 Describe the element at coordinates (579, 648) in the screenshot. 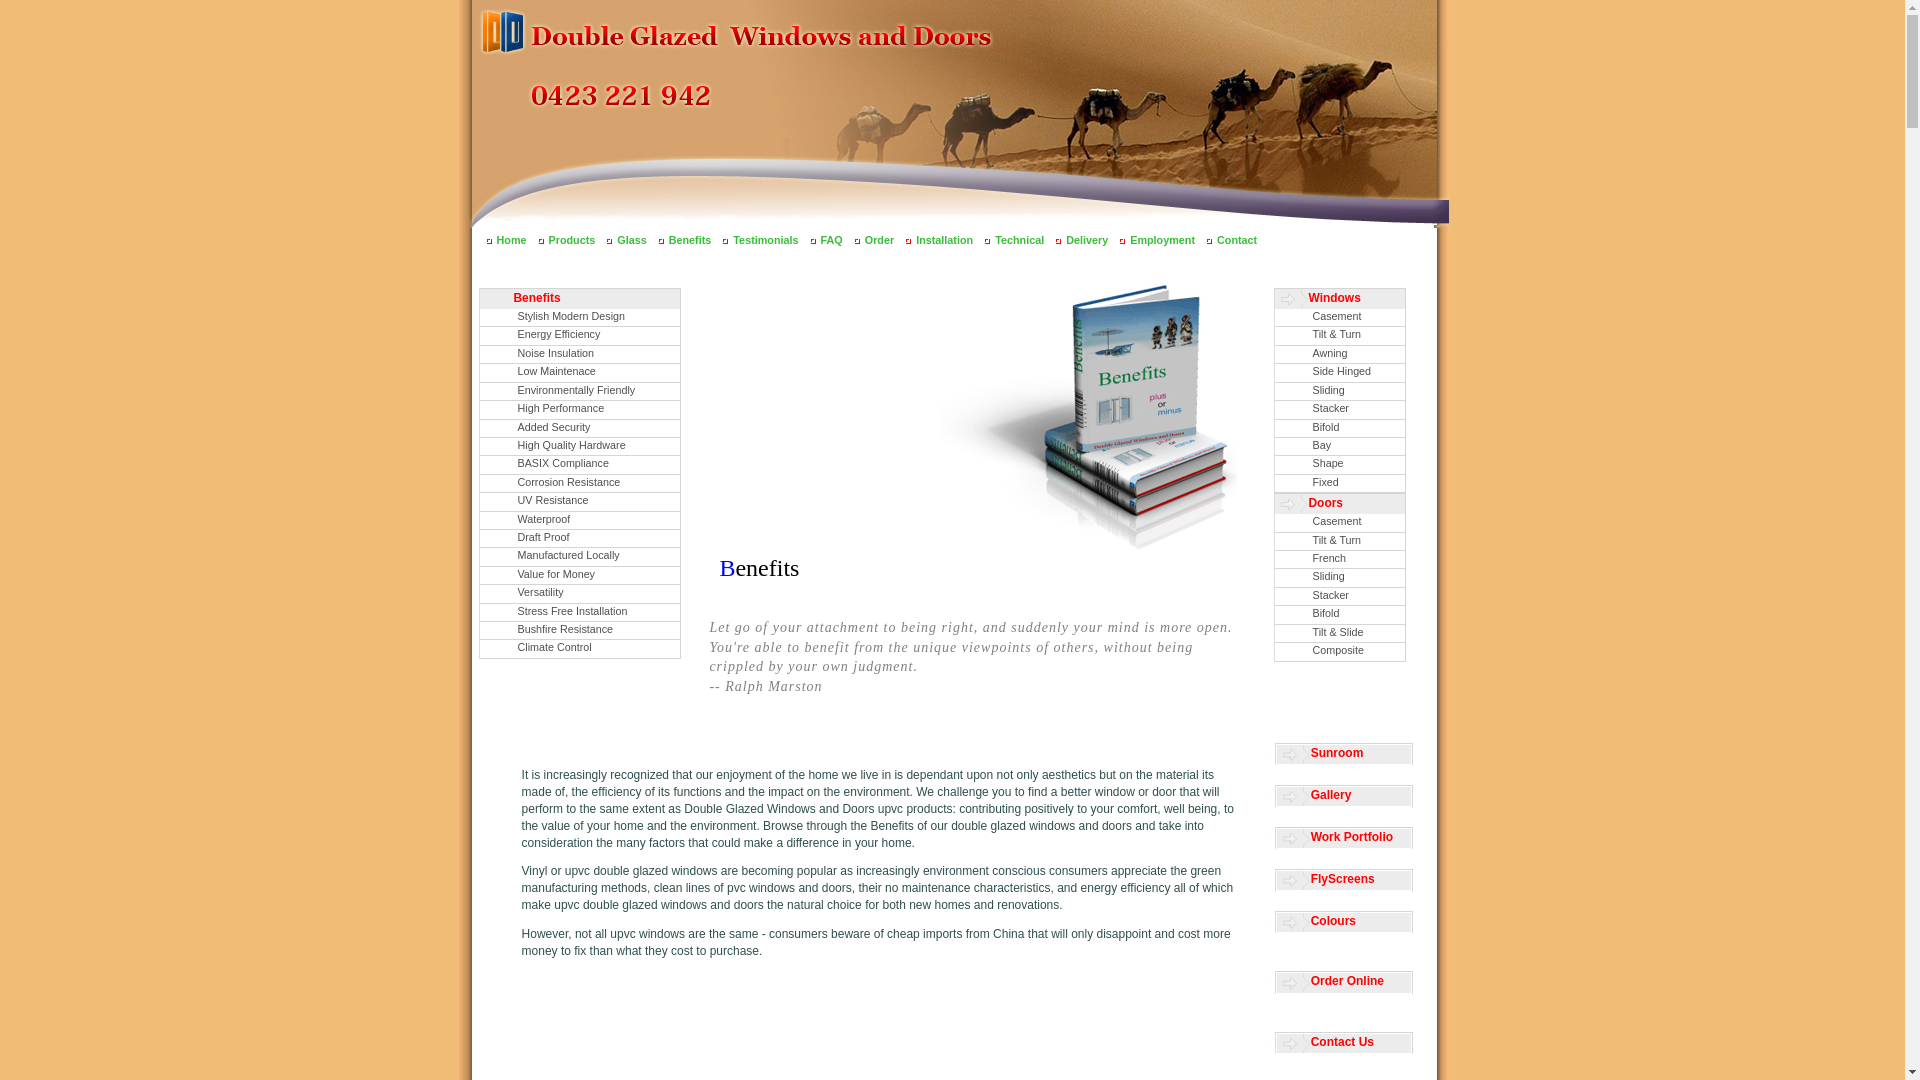

I see `'Climate Control'` at that location.